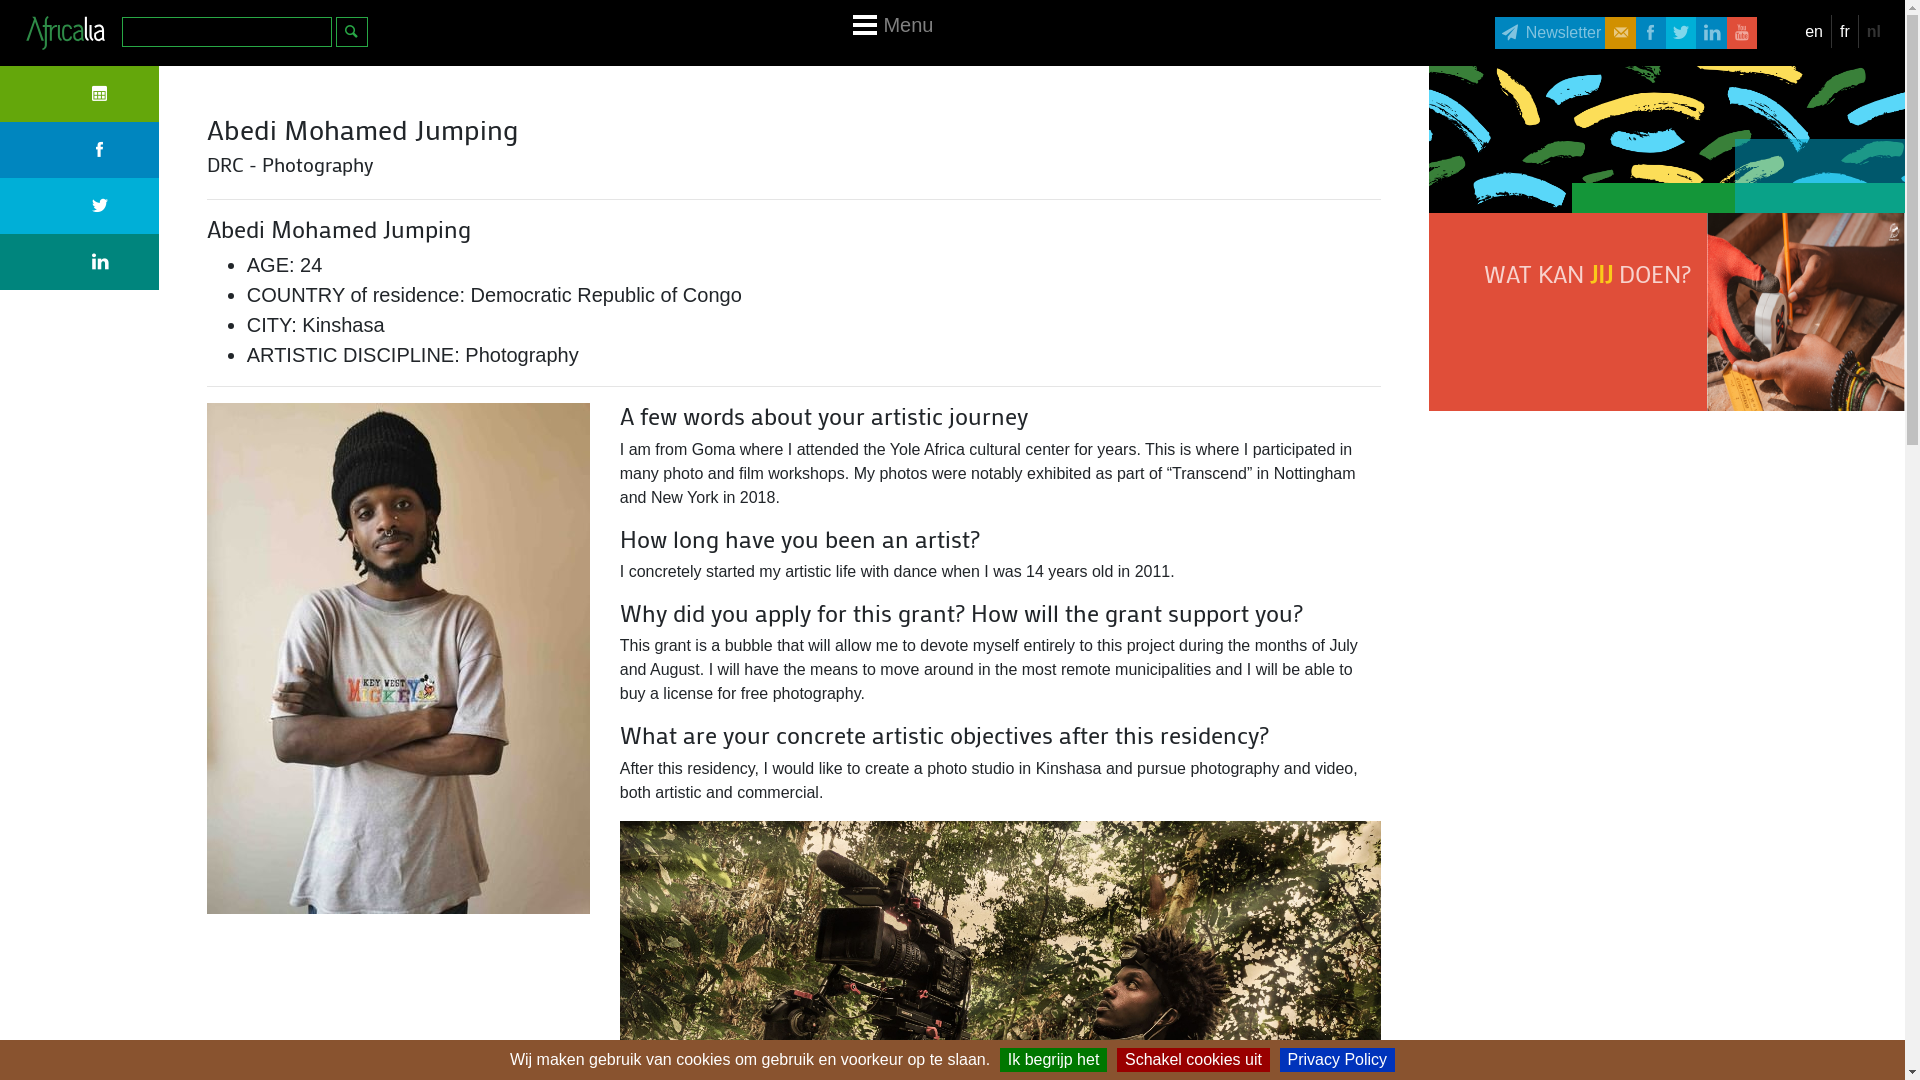 This screenshot has width=1920, height=1080. Describe the element at coordinates (79, 261) in the screenshot. I see `'Linkedin'` at that location.